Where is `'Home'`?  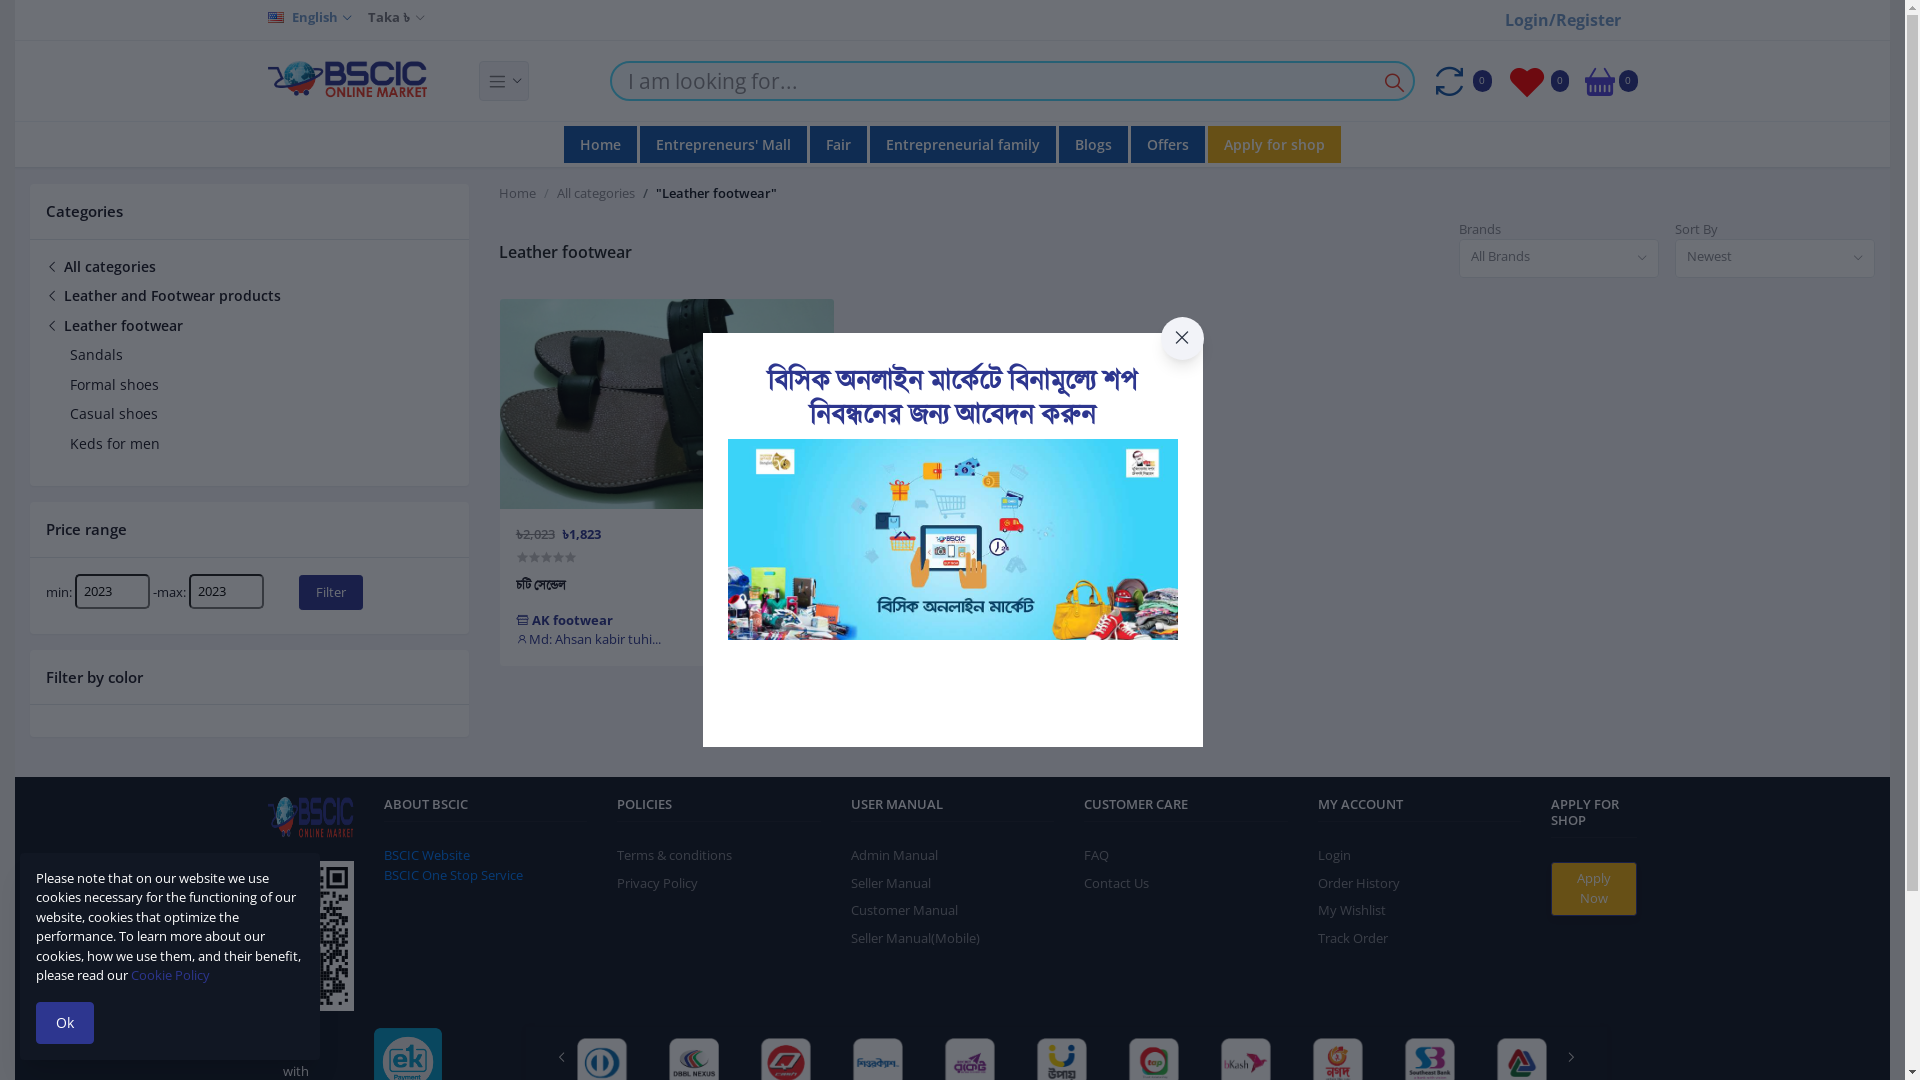 'Home' is located at coordinates (599, 143).